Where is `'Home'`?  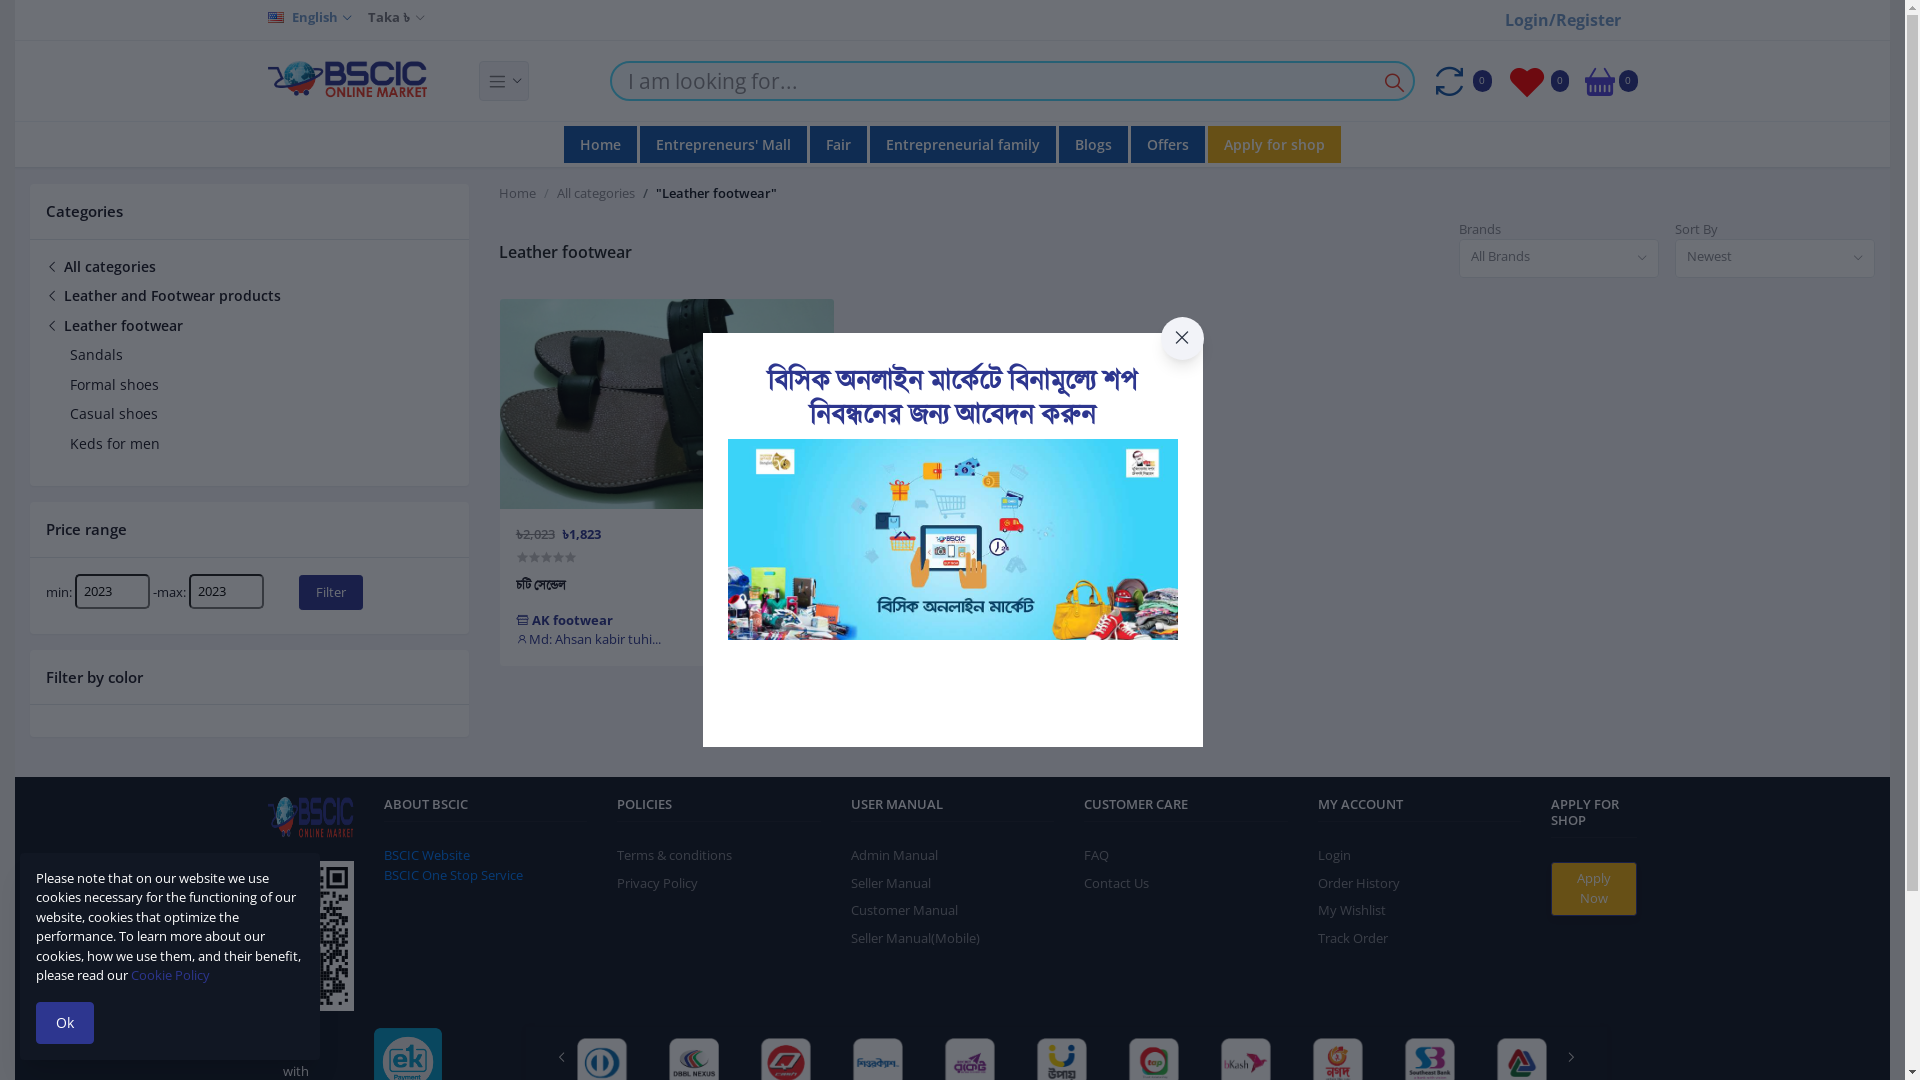 'Home' is located at coordinates (599, 143).